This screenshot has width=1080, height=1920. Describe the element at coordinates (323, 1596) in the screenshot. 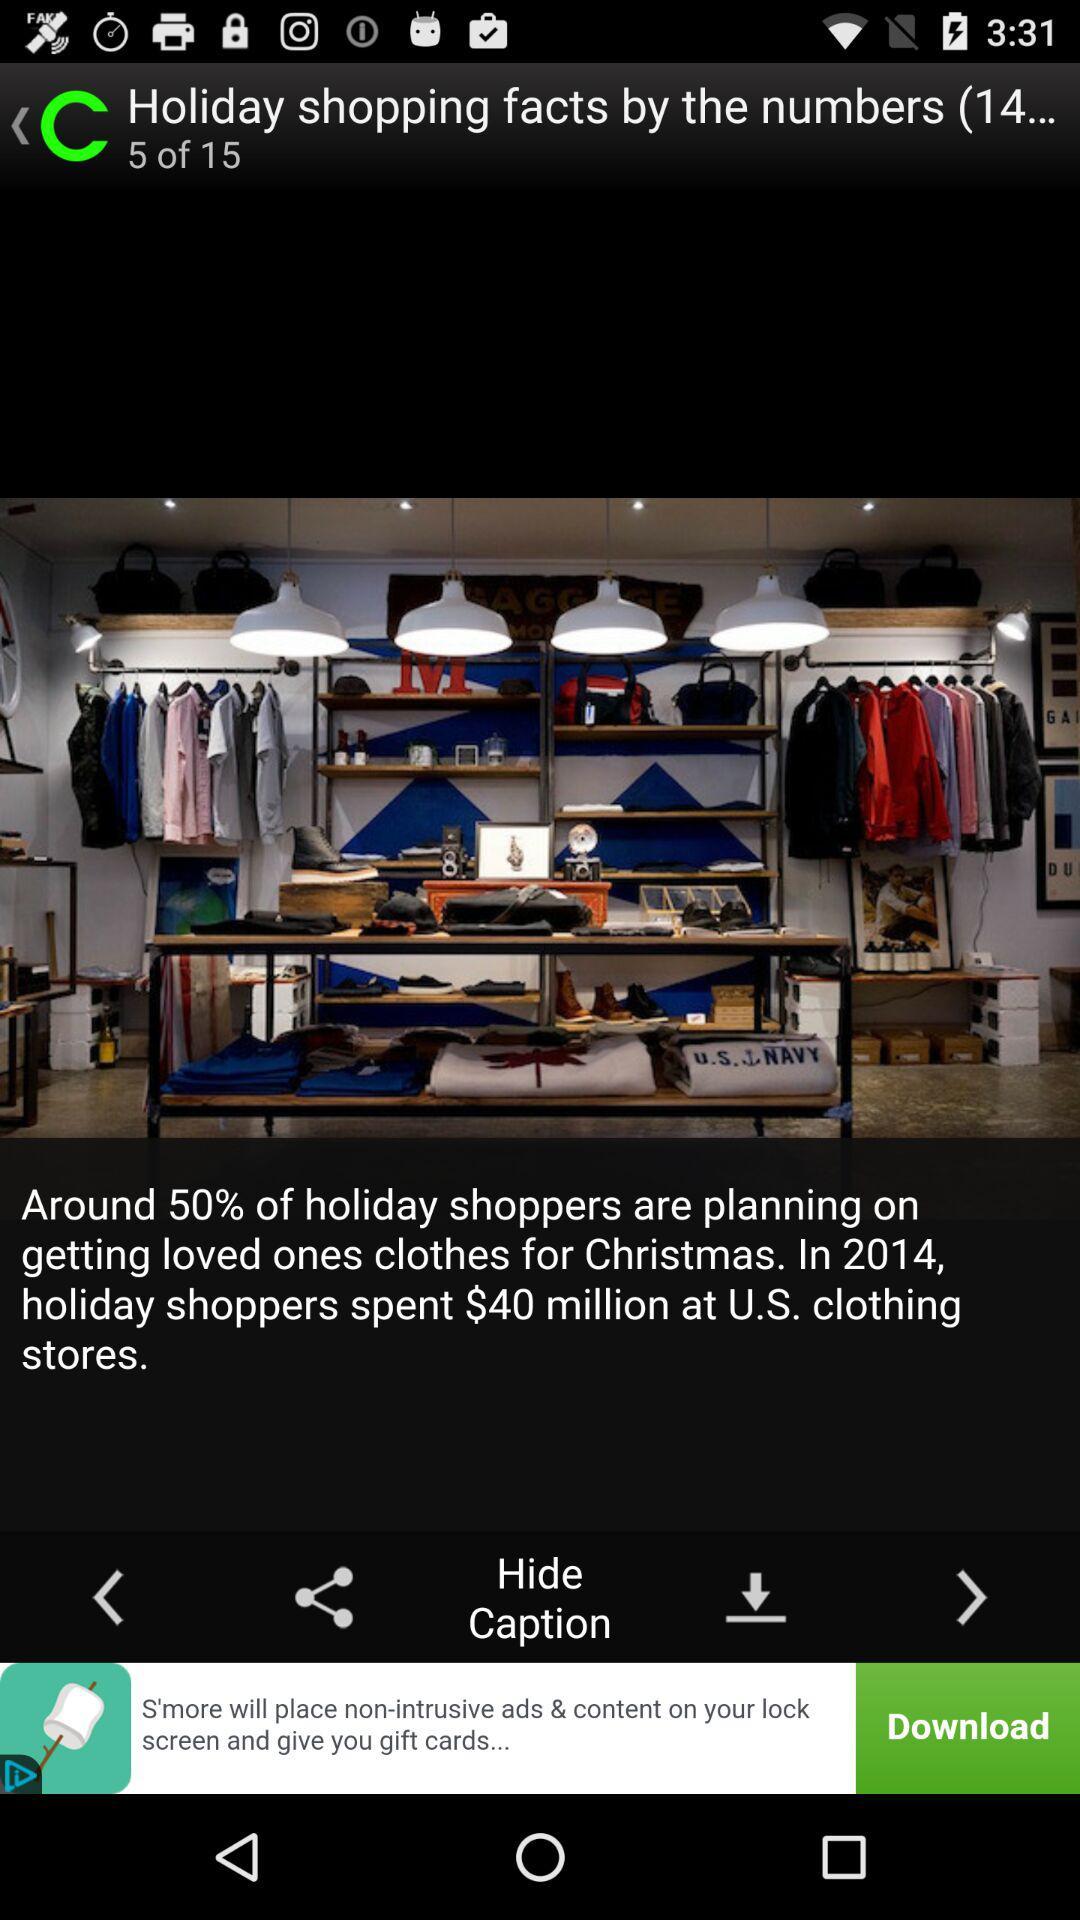

I see `the item to the left of the hide caption item` at that location.